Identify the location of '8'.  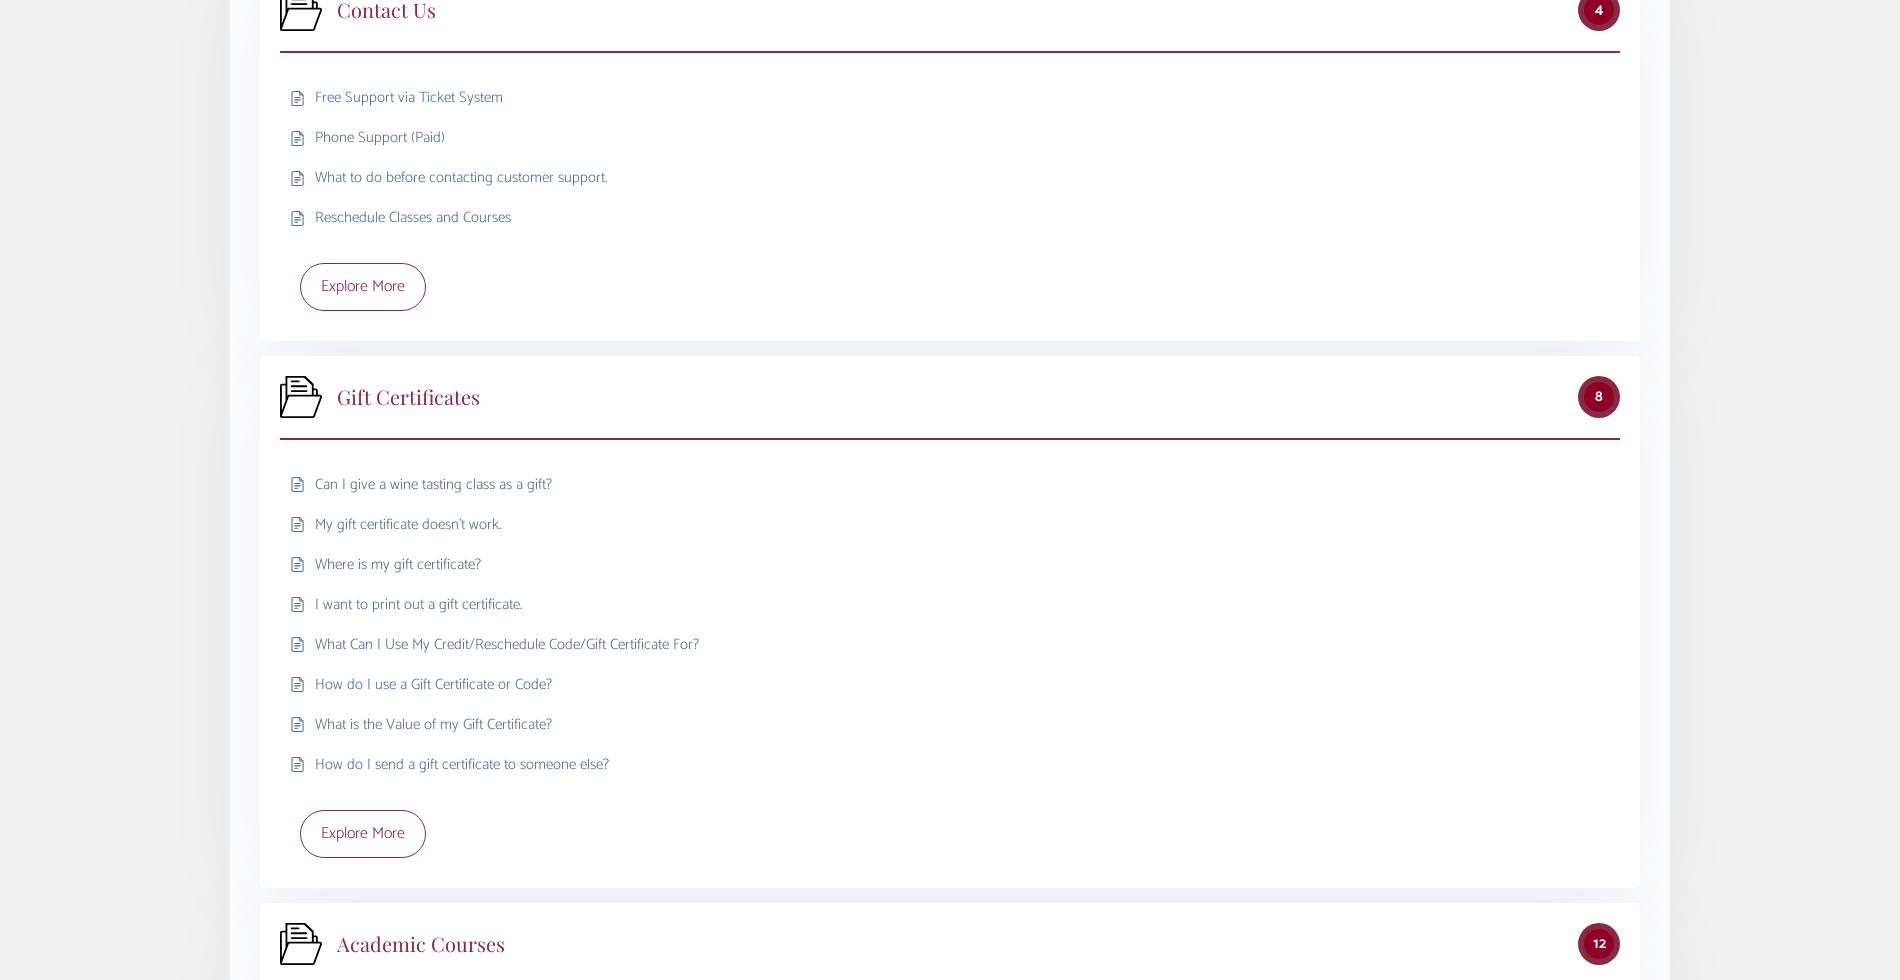
(1599, 395).